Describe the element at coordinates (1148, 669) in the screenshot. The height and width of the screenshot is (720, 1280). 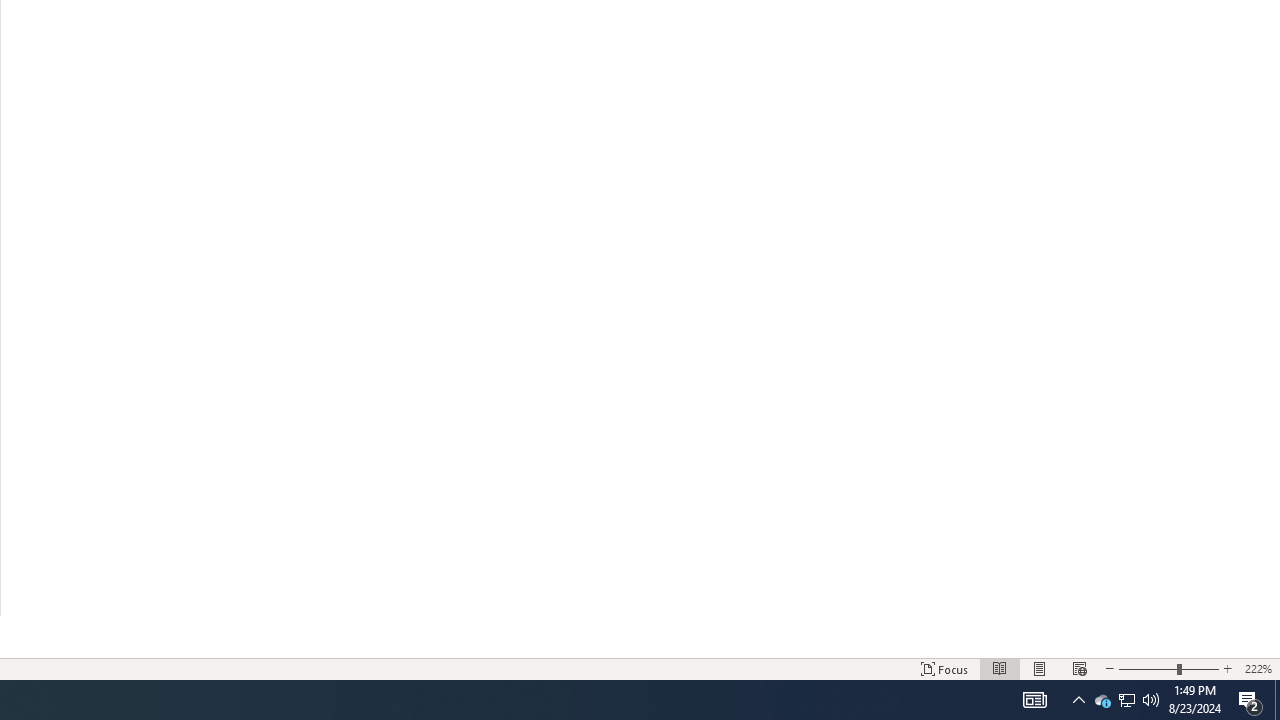
I see `'Zoom Out'` at that location.